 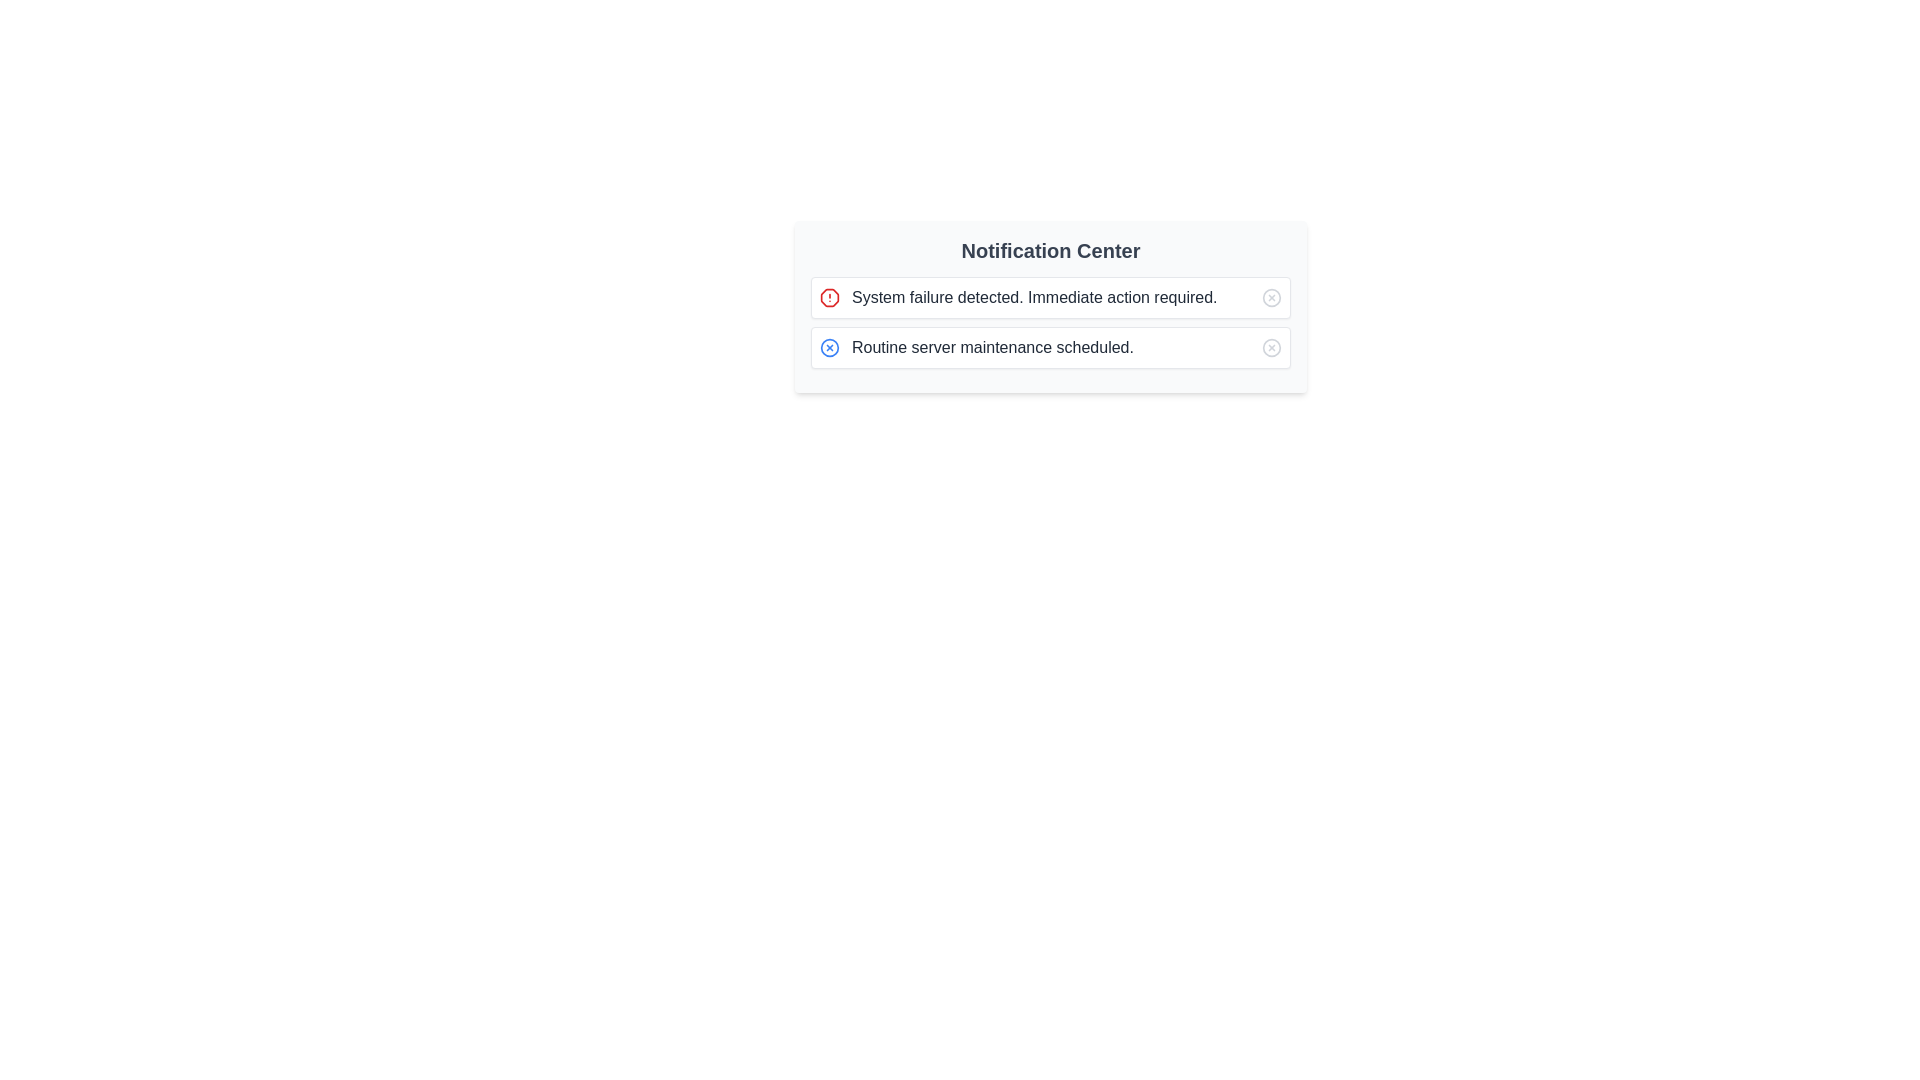 What do you see at coordinates (993, 346) in the screenshot?
I see `the text element displaying the message 'Routine server maintenance scheduled.' located in the Notification Center, positioned in the second row of notifications` at bounding box center [993, 346].